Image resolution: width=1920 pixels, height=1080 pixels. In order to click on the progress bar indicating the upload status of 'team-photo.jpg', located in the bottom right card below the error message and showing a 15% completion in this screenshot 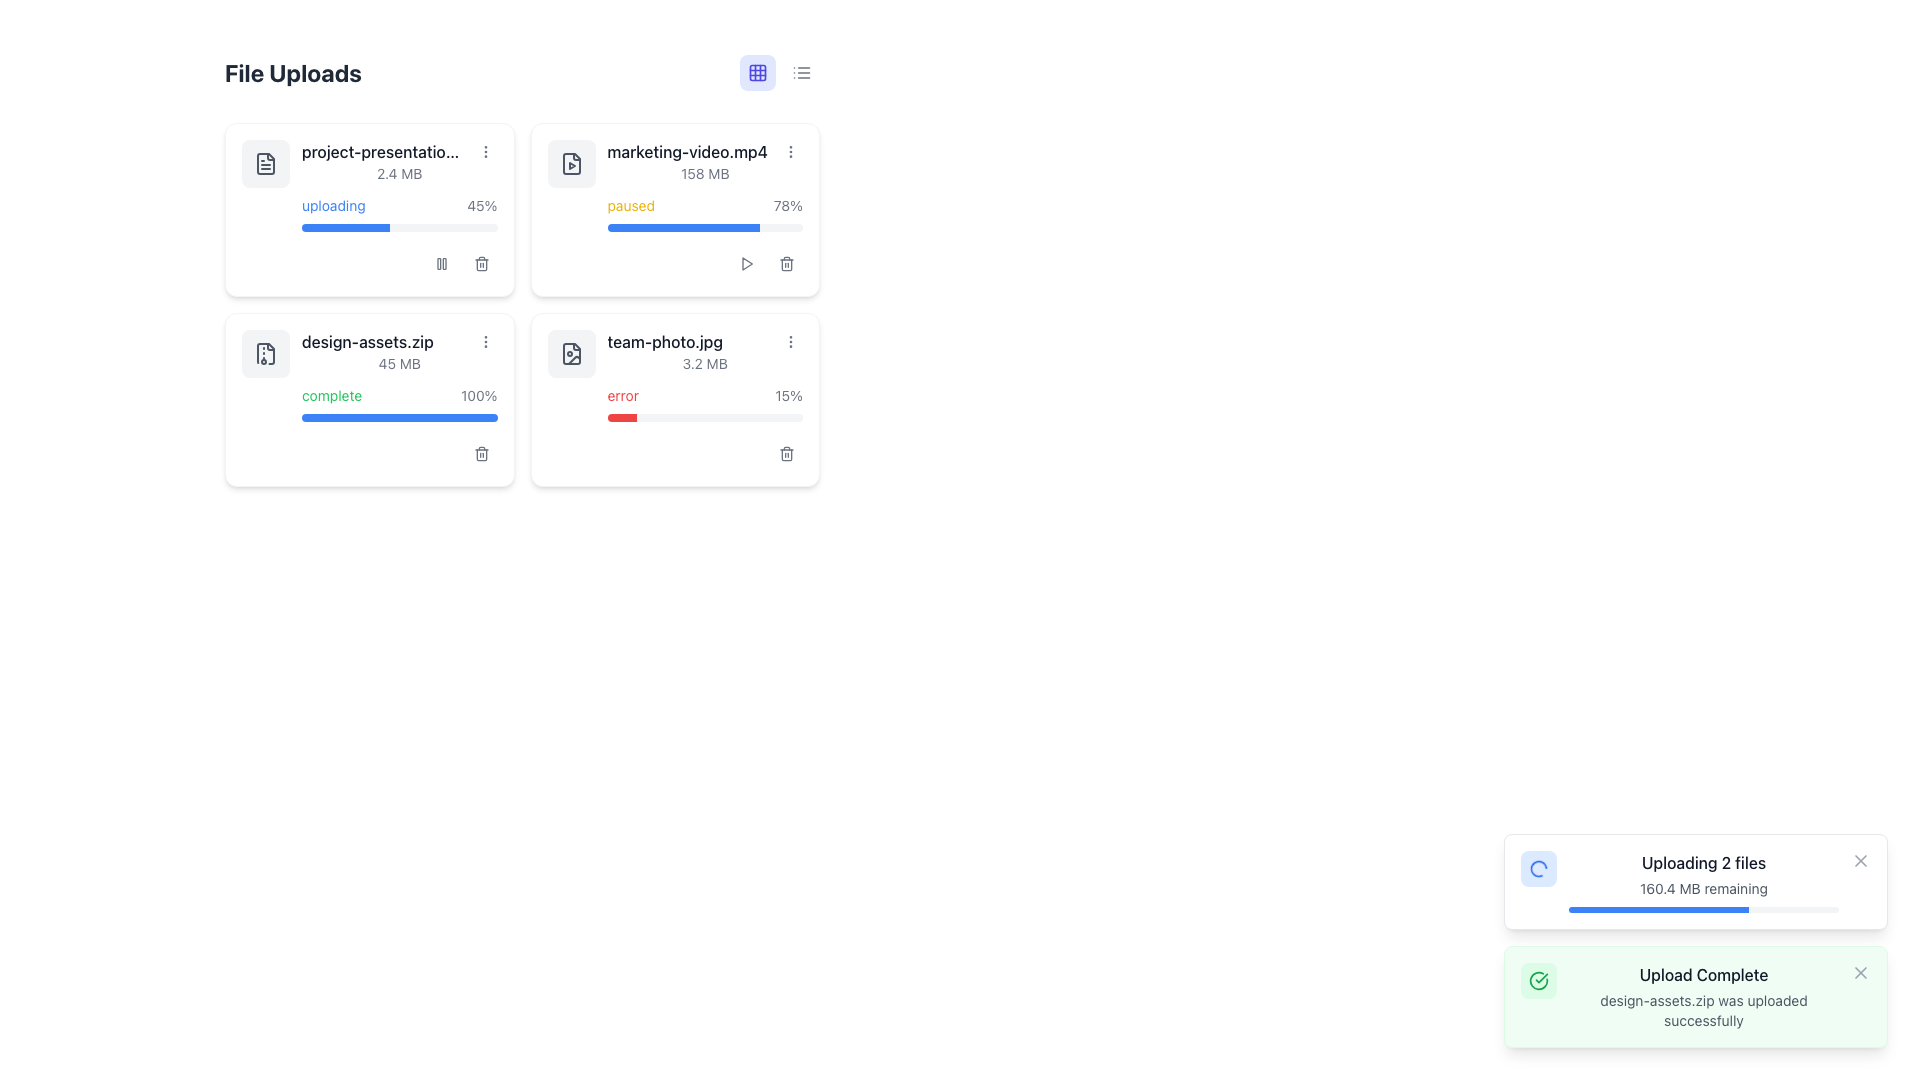, I will do `click(705, 416)`.